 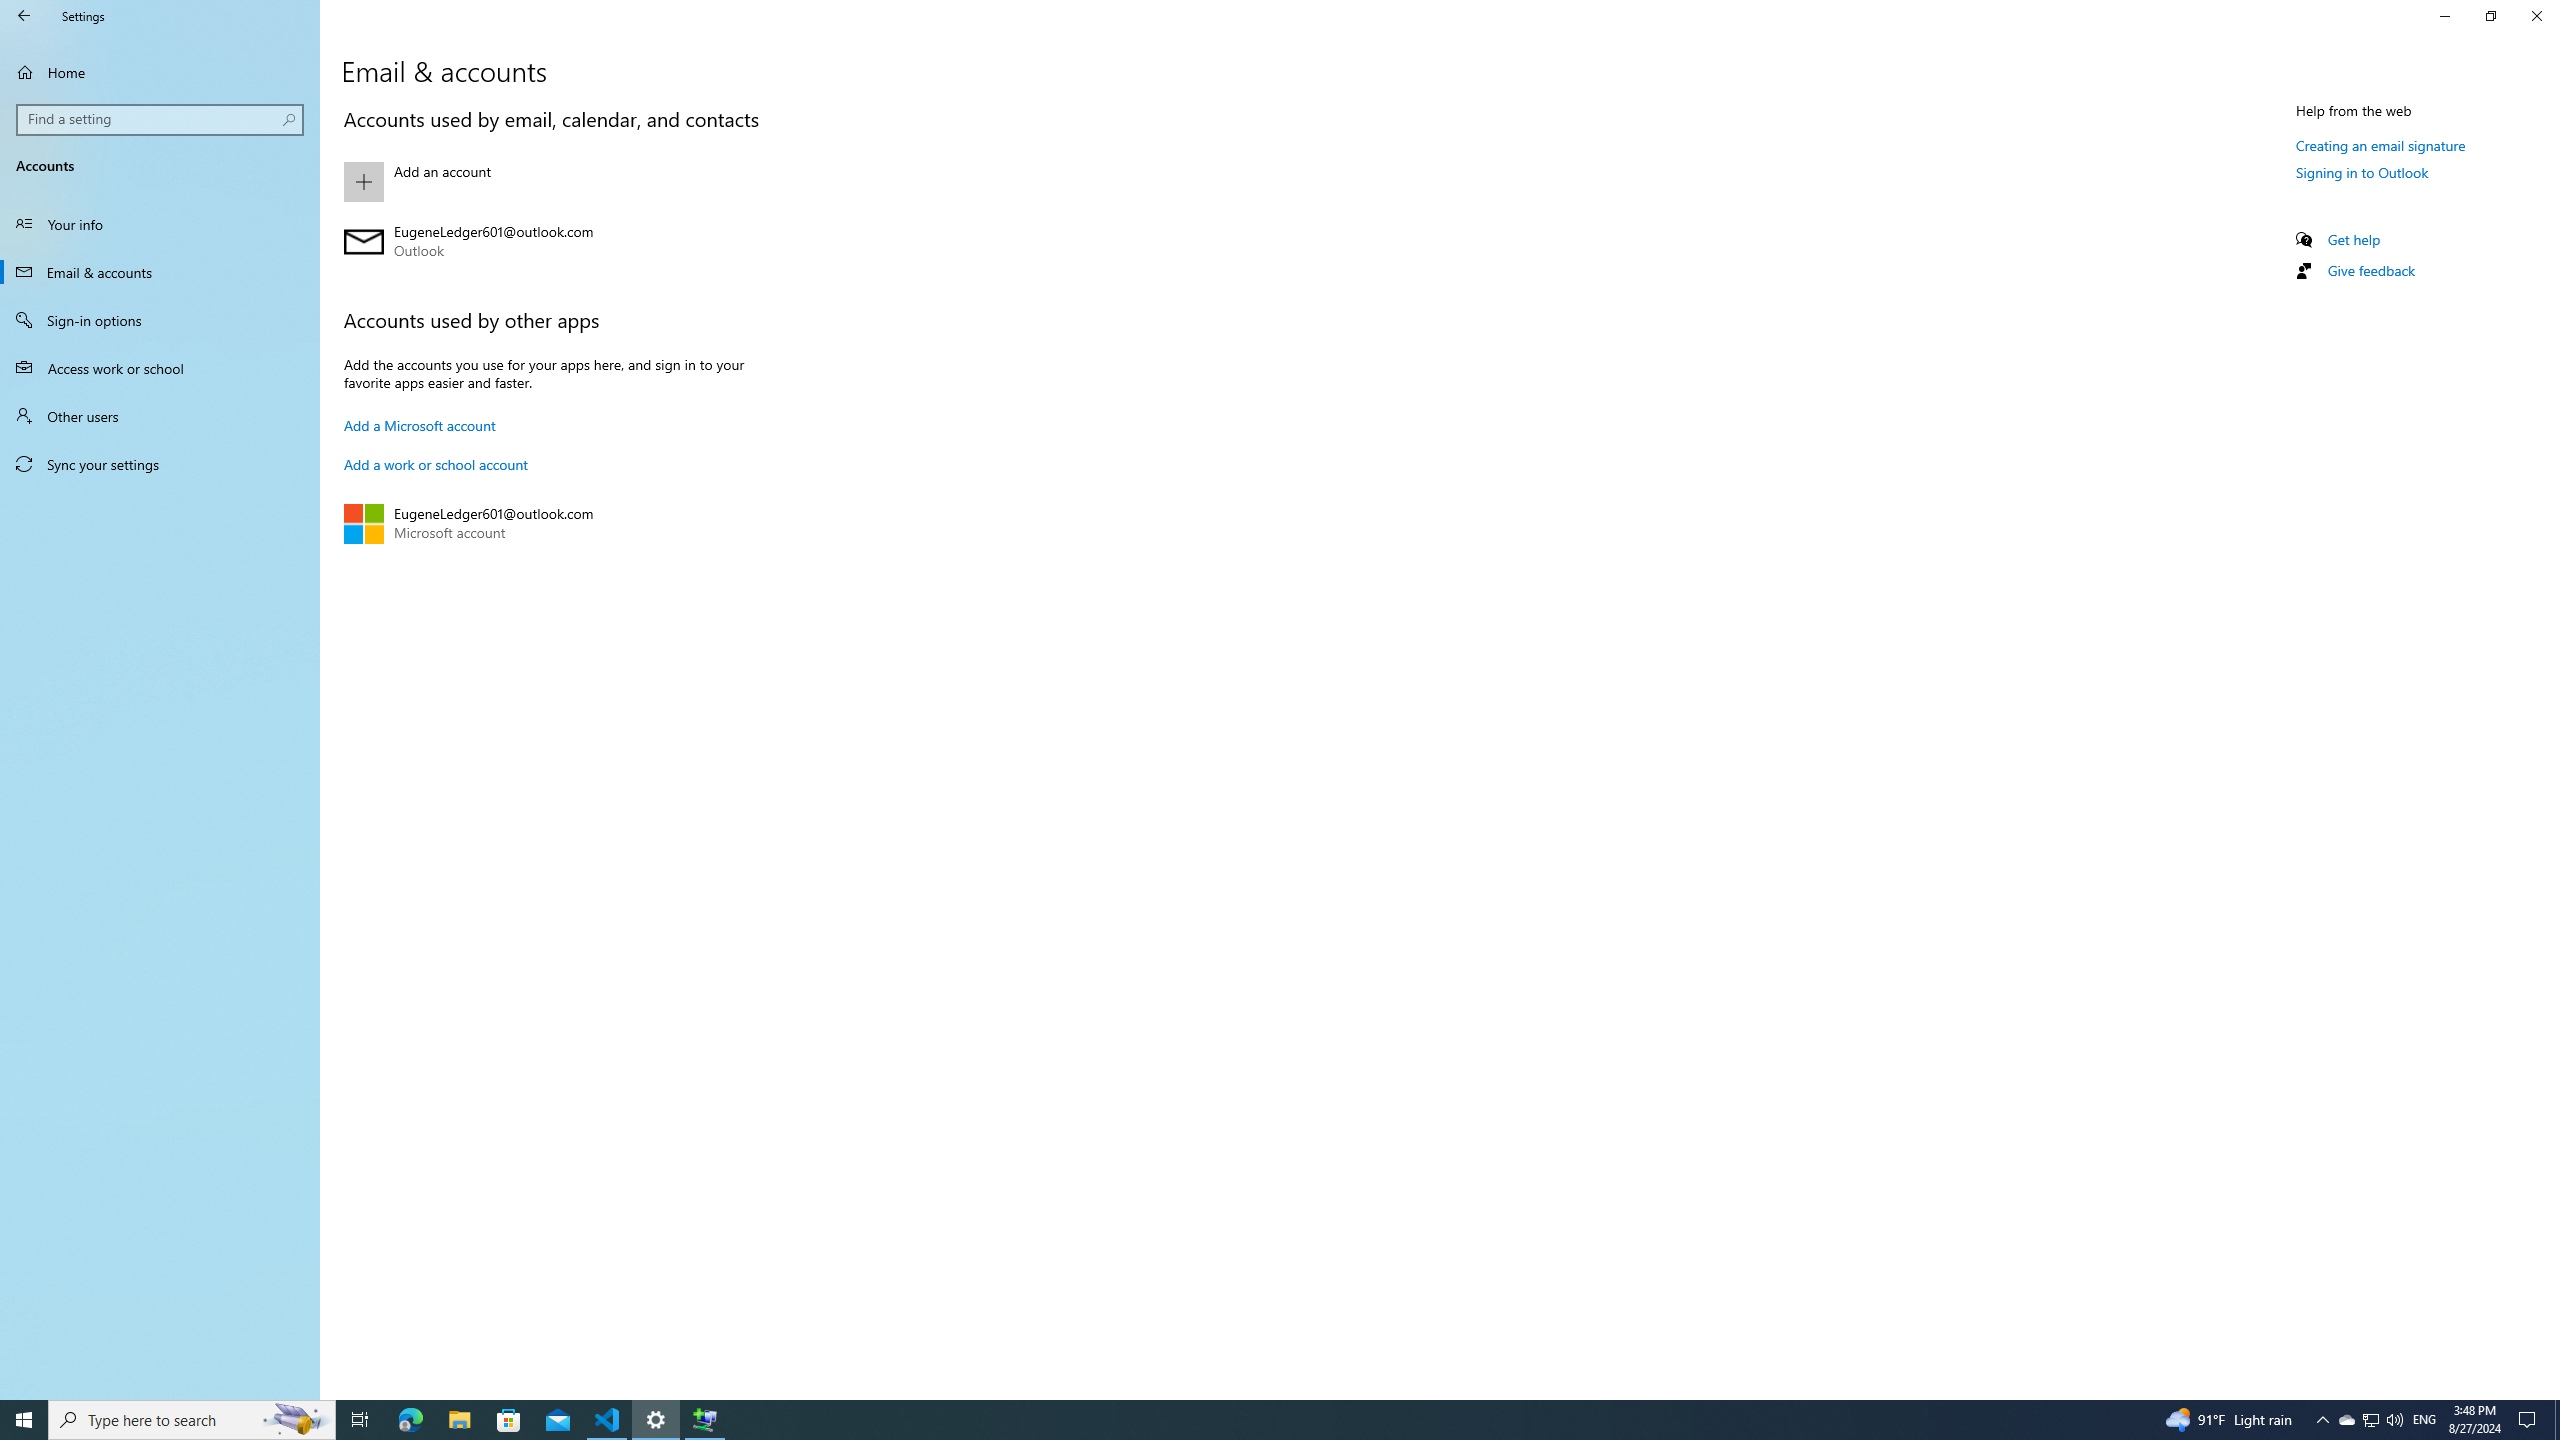 I want to click on 'Get help', so click(x=2352, y=238).